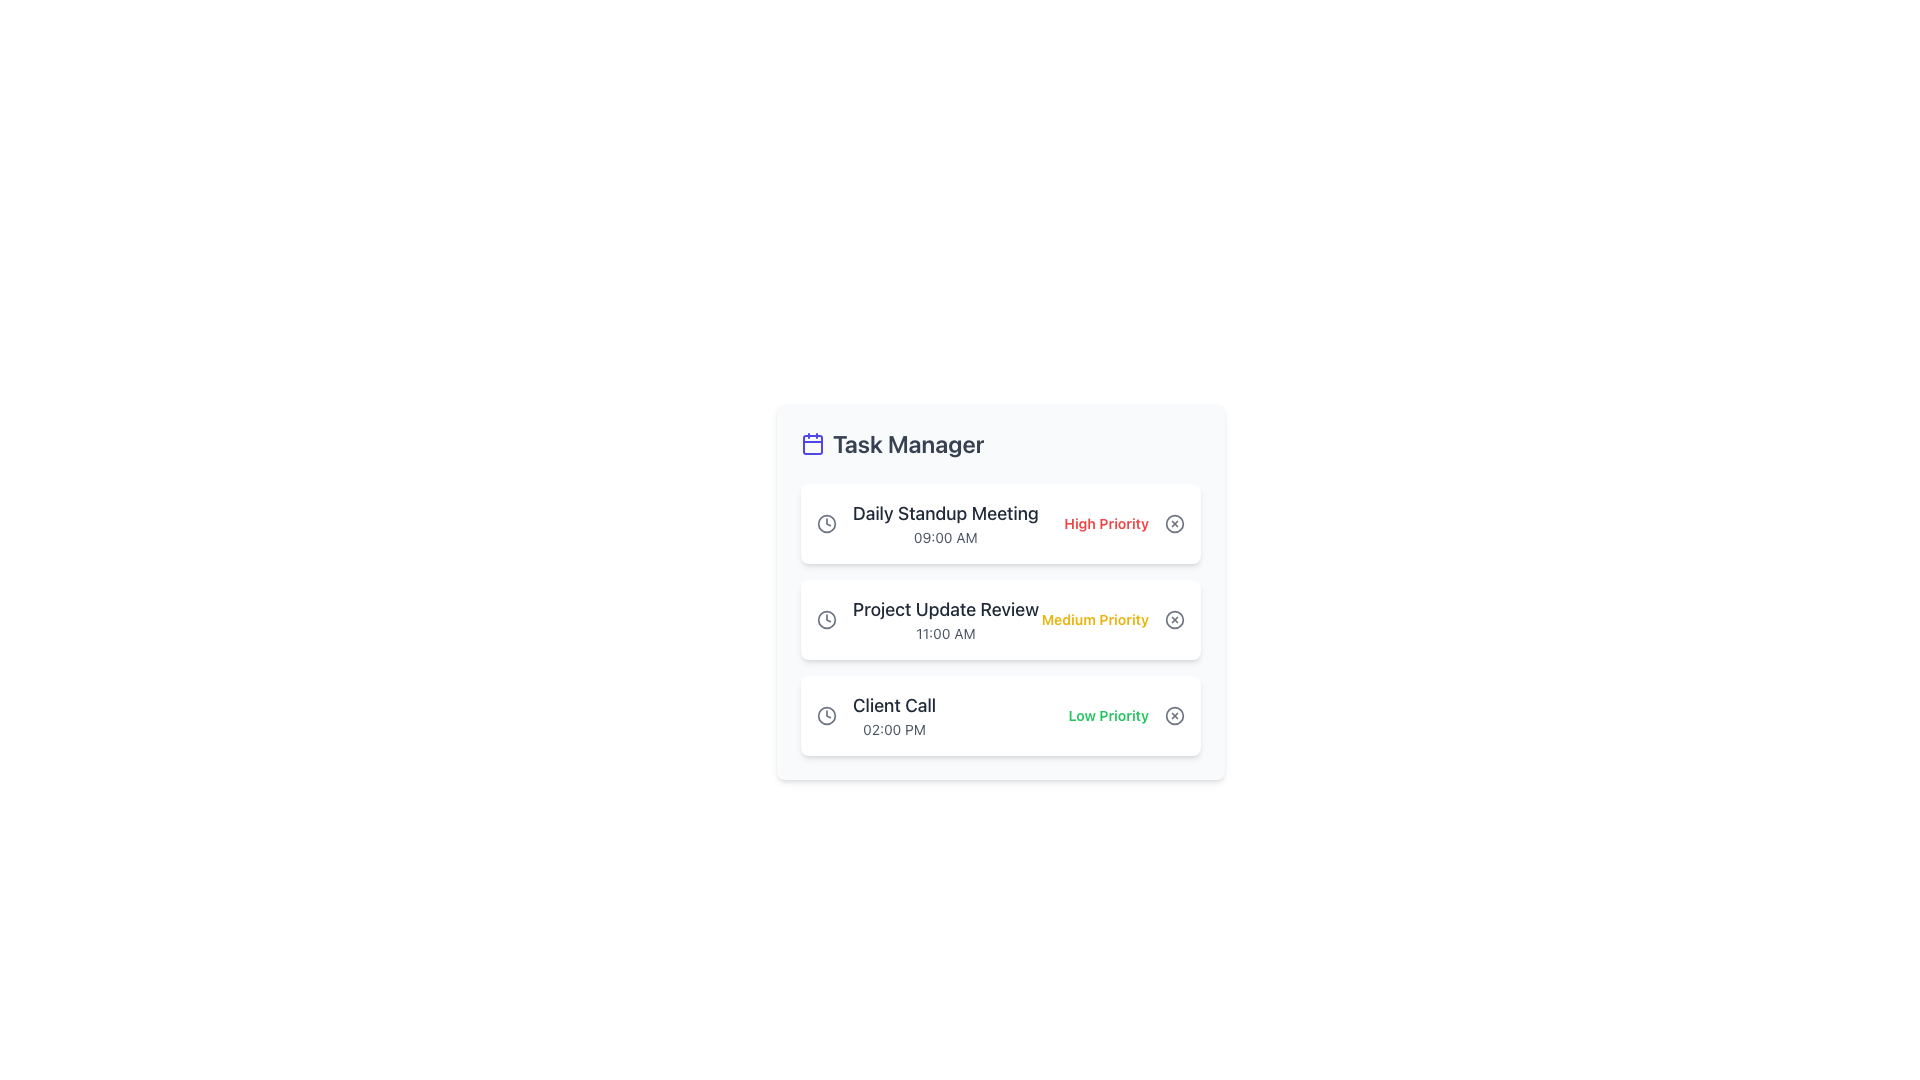 The image size is (1920, 1080). What do you see at coordinates (1175, 715) in the screenshot?
I see `the circular icon located on the right side of the 'Client Call' task entry in the 'Task Manager' interface, which indicates an action to potentially remove or cancel the associated task` at bounding box center [1175, 715].